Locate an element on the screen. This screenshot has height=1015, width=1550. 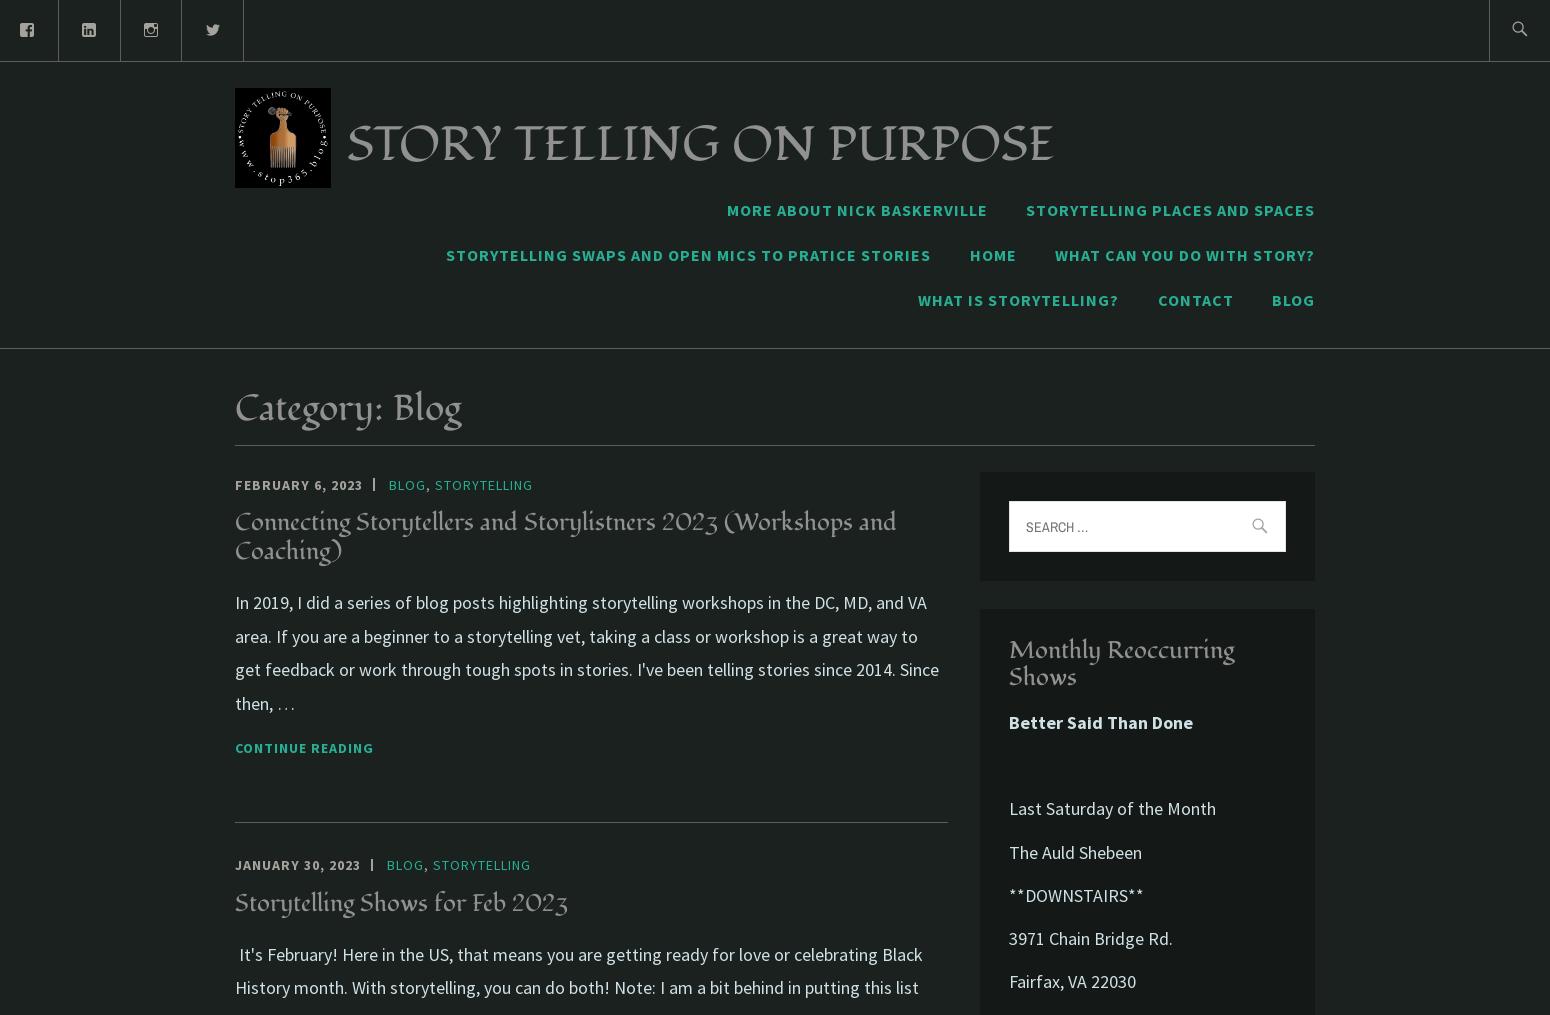
'Home' is located at coordinates (991, 254).